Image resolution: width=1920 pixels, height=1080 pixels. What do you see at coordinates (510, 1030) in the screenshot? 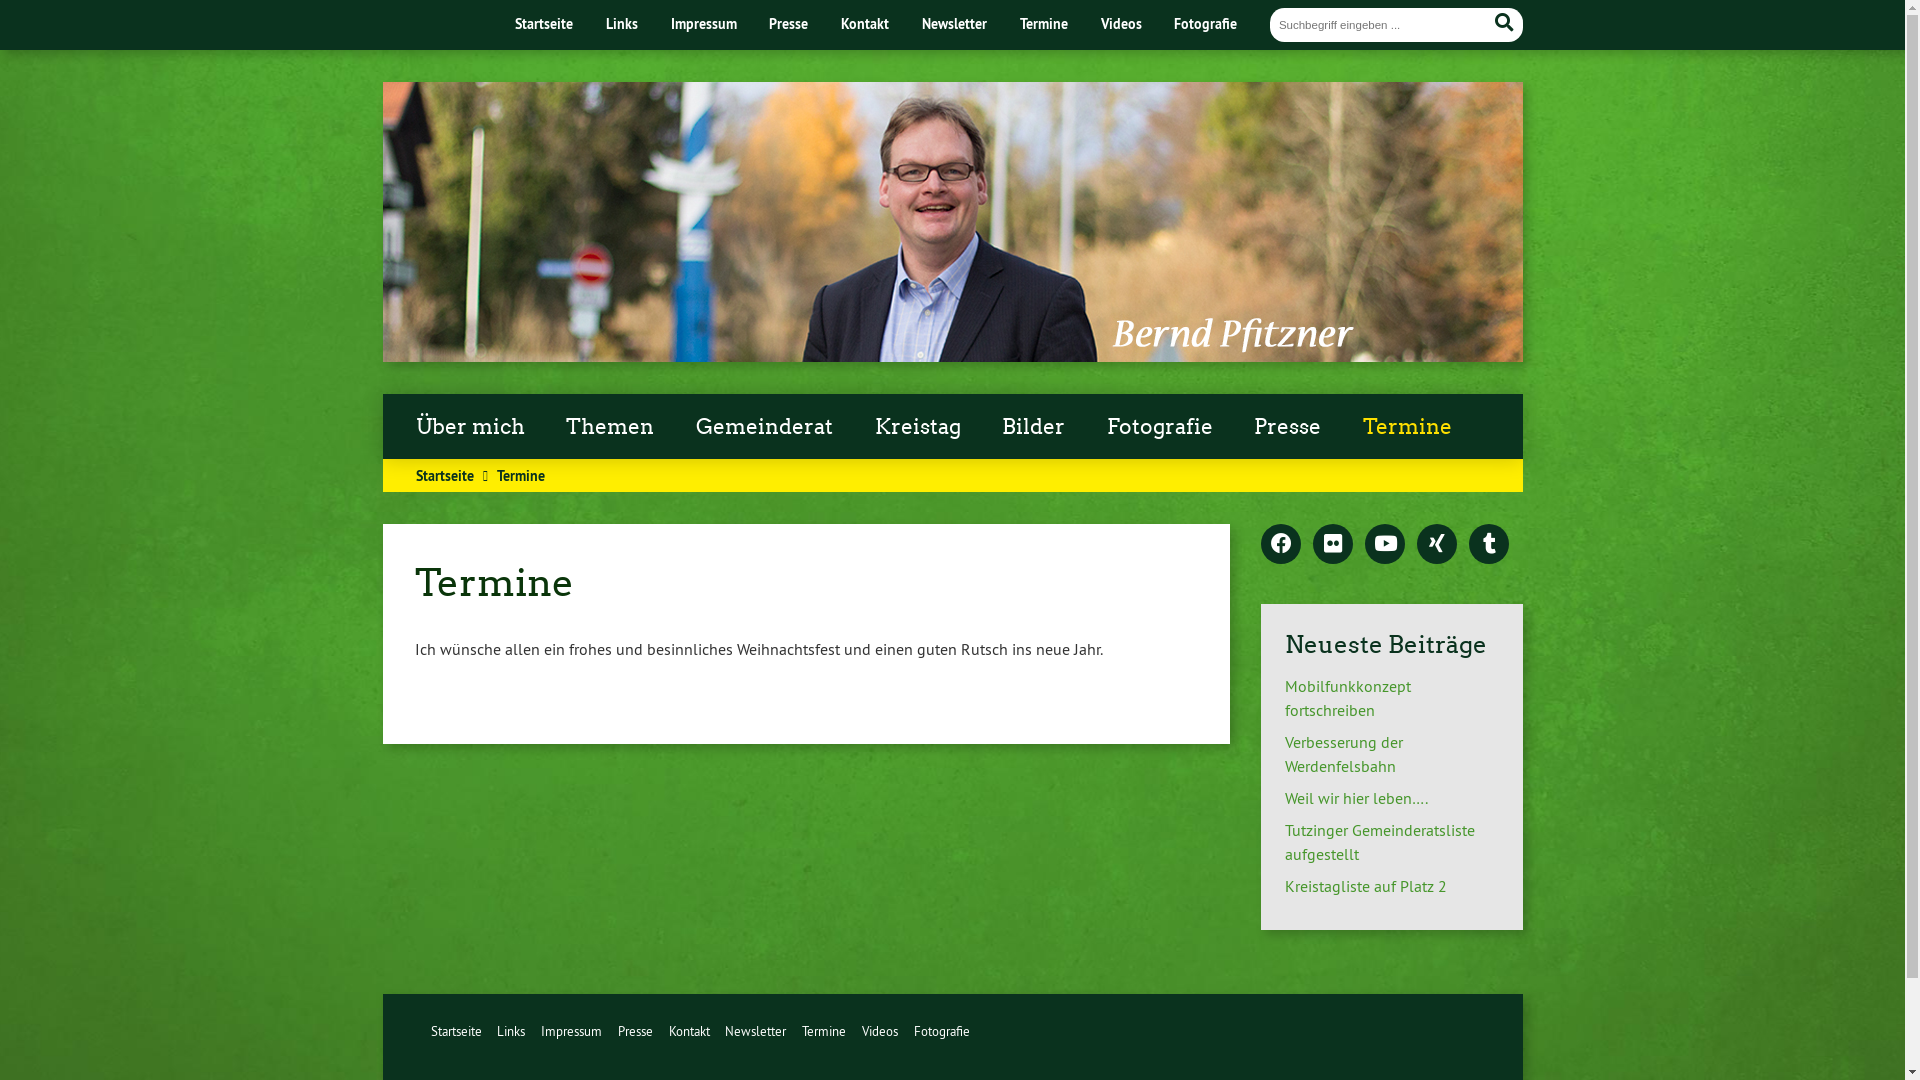
I see `'Links'` at bounding box center [510, 1030].